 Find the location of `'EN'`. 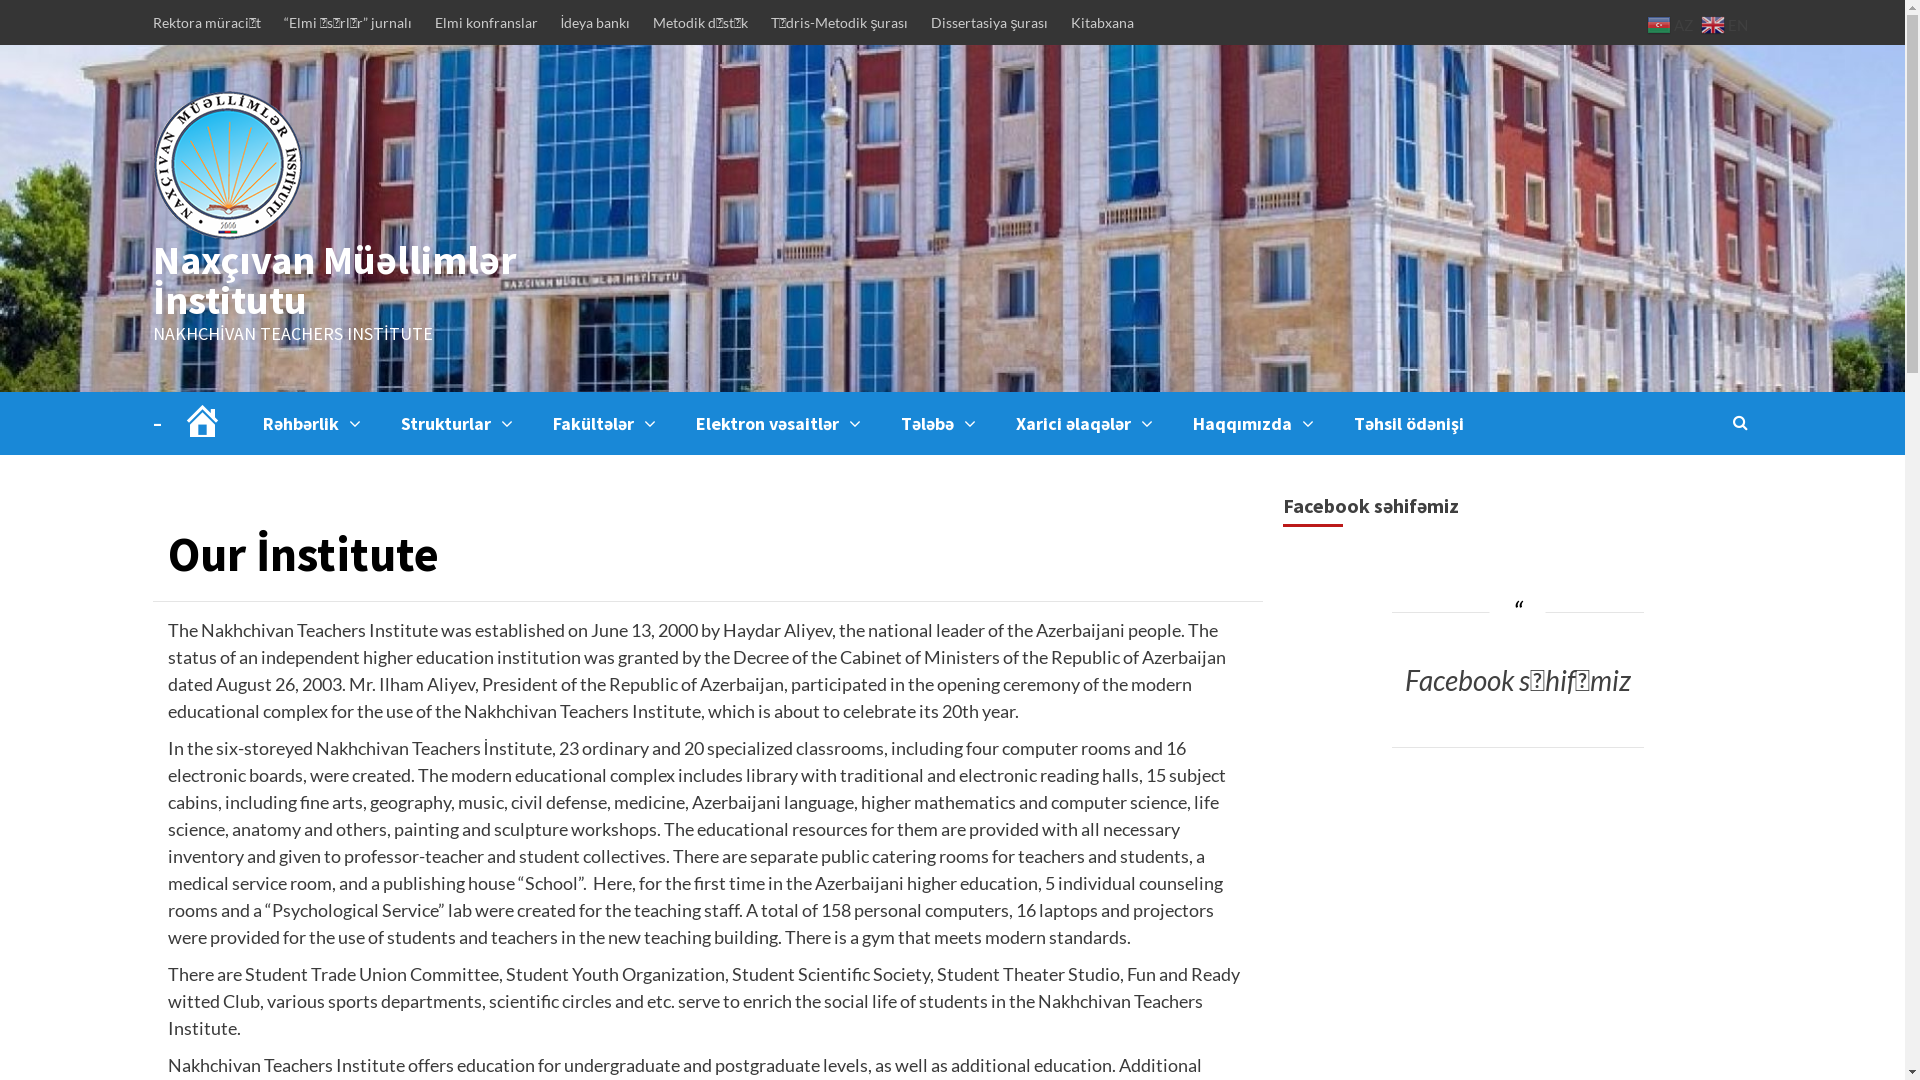

'EN' is located at coordinates (1726, 23).